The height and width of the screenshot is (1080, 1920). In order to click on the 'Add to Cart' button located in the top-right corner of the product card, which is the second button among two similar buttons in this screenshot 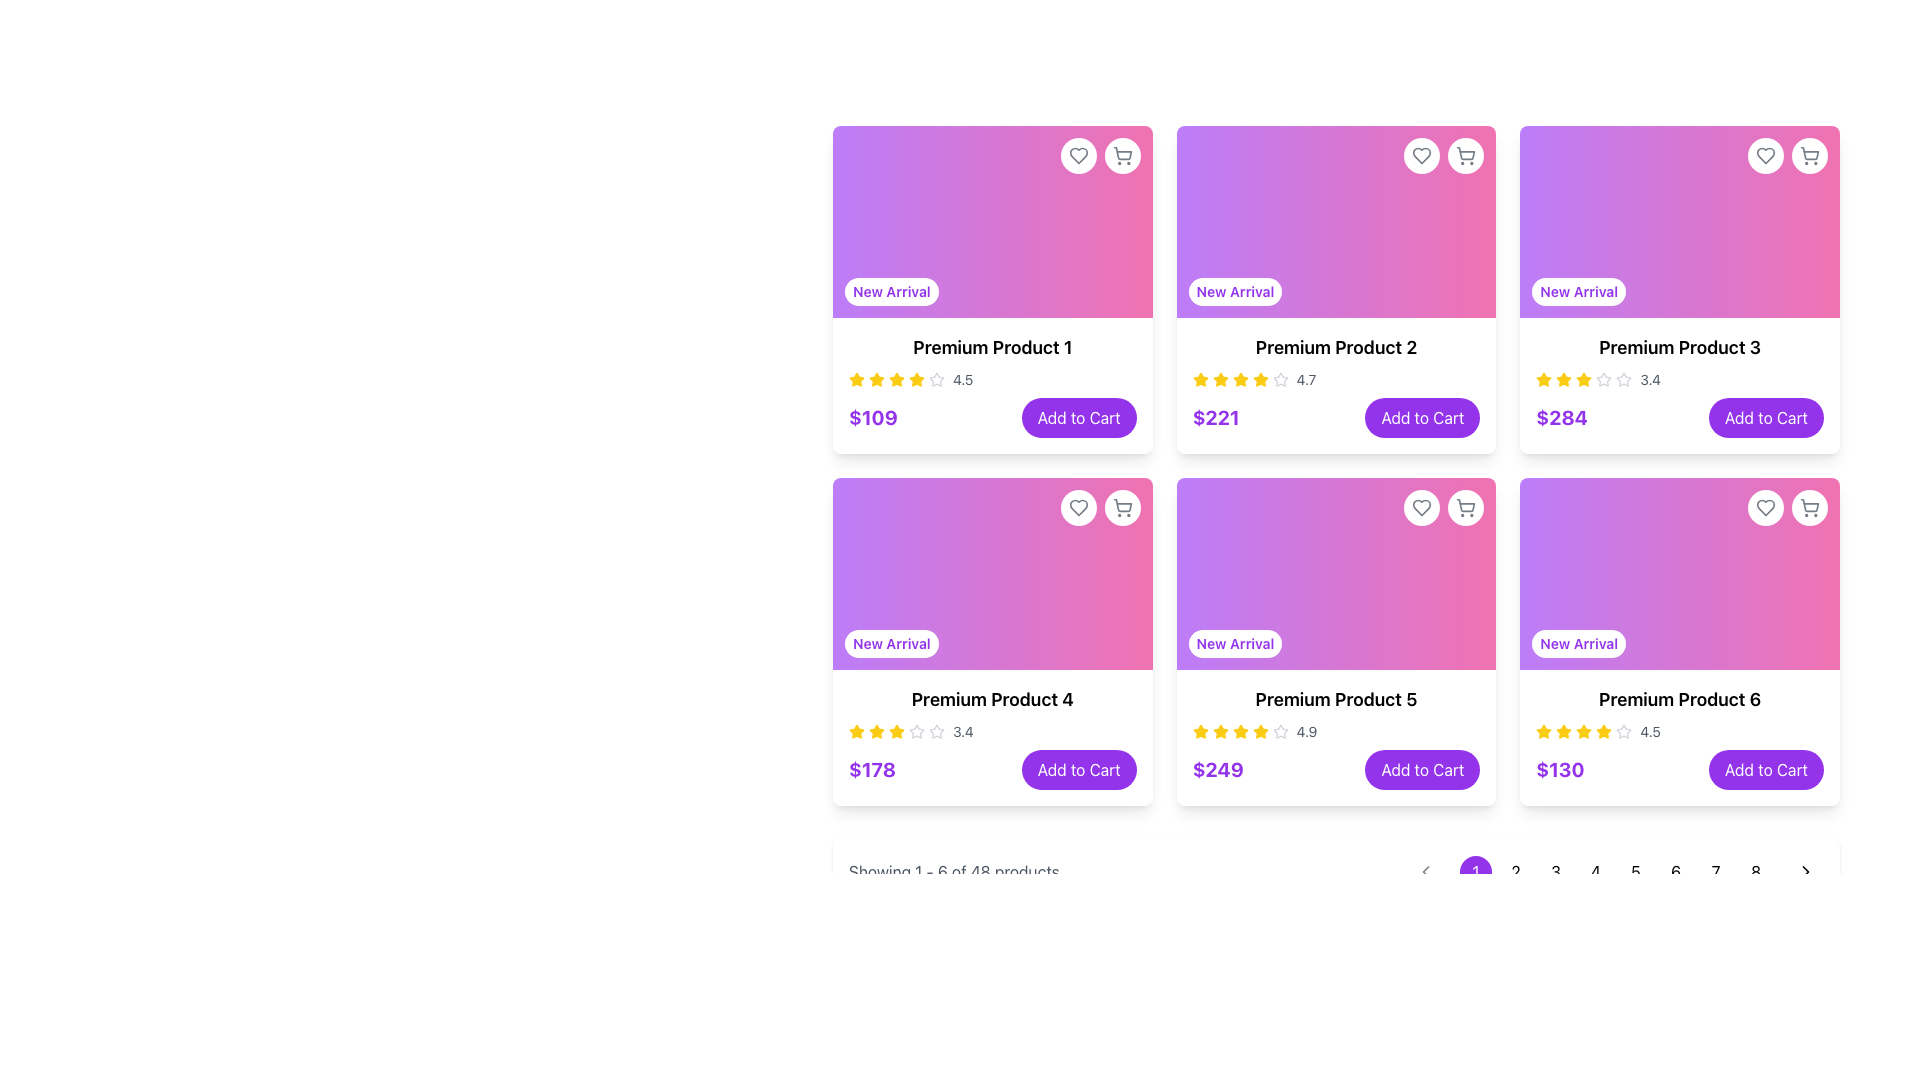, I will do `click(1122, 507)`.